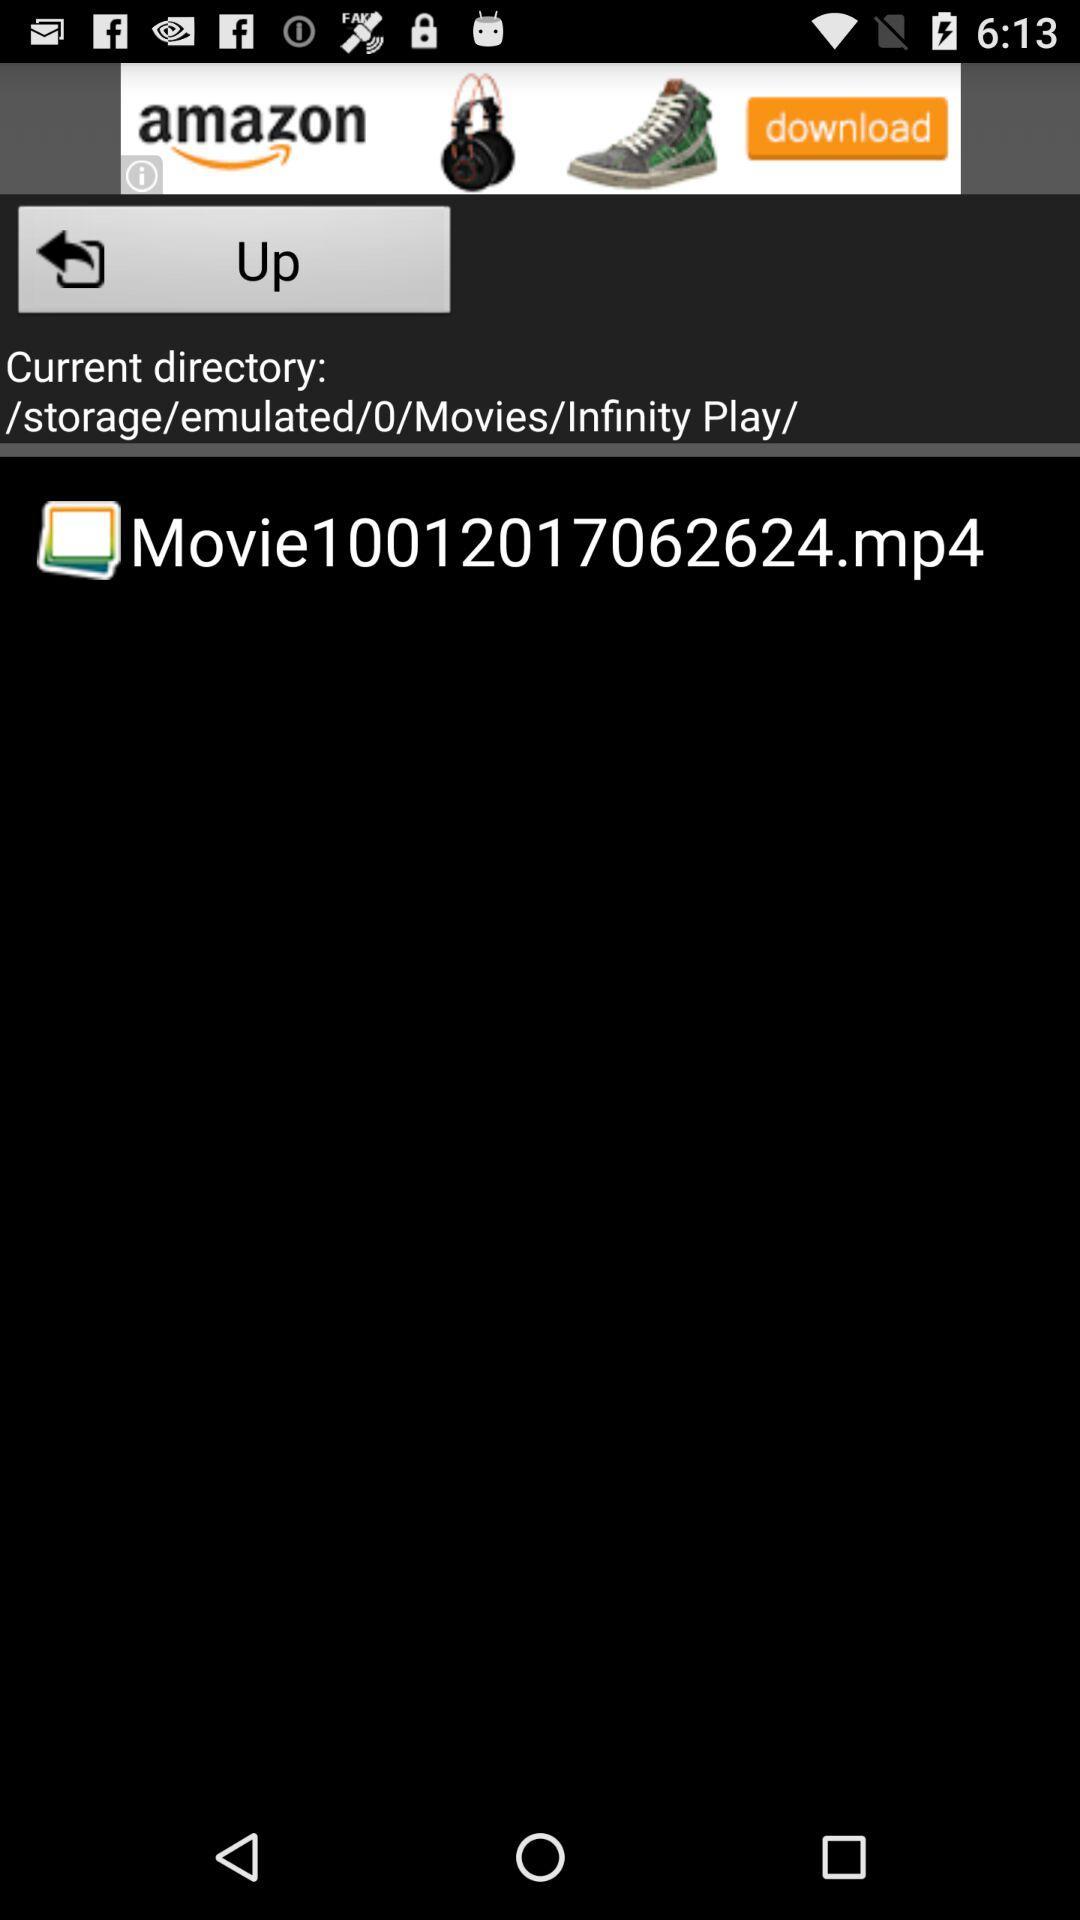  Describe the element at coordinates (540, 127) in the screenshot. I see `advertisement` at that location.